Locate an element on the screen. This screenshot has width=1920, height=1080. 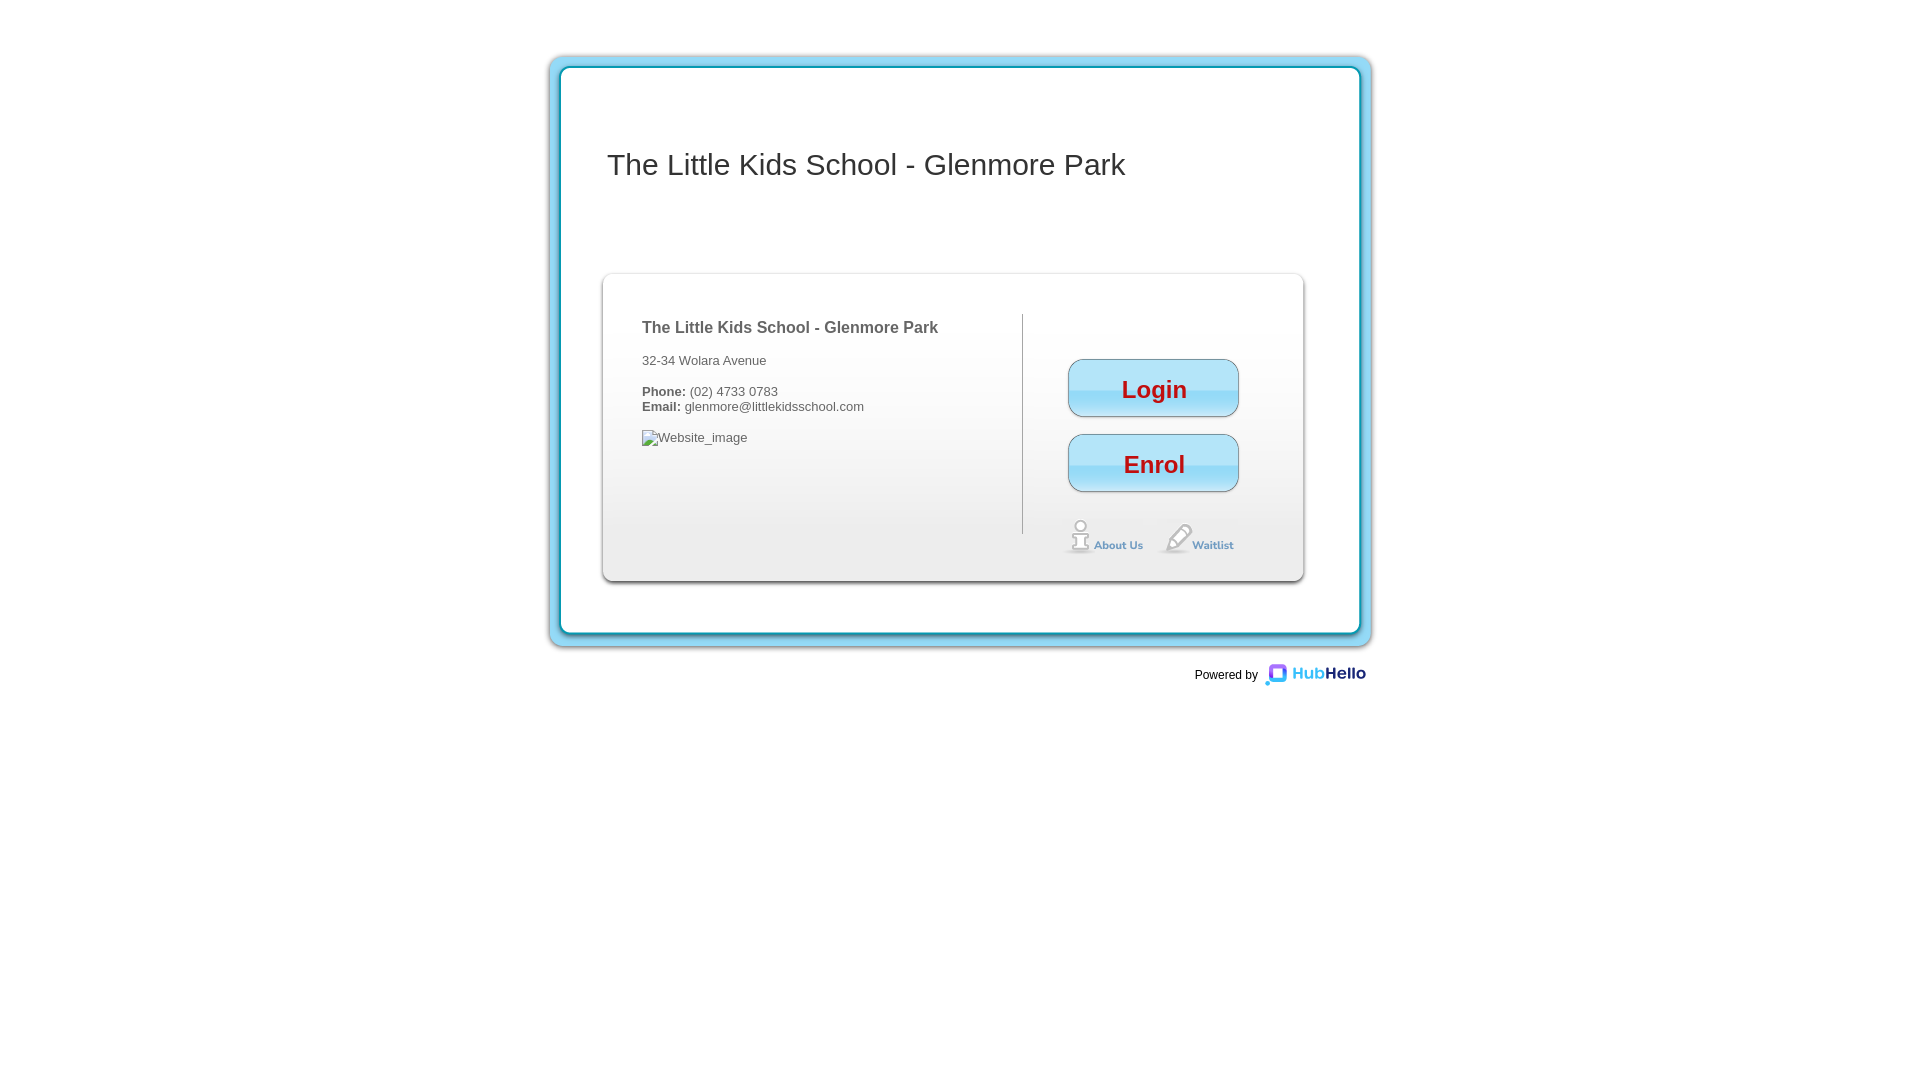
'Submit' is located at coordinates (1451, 442).